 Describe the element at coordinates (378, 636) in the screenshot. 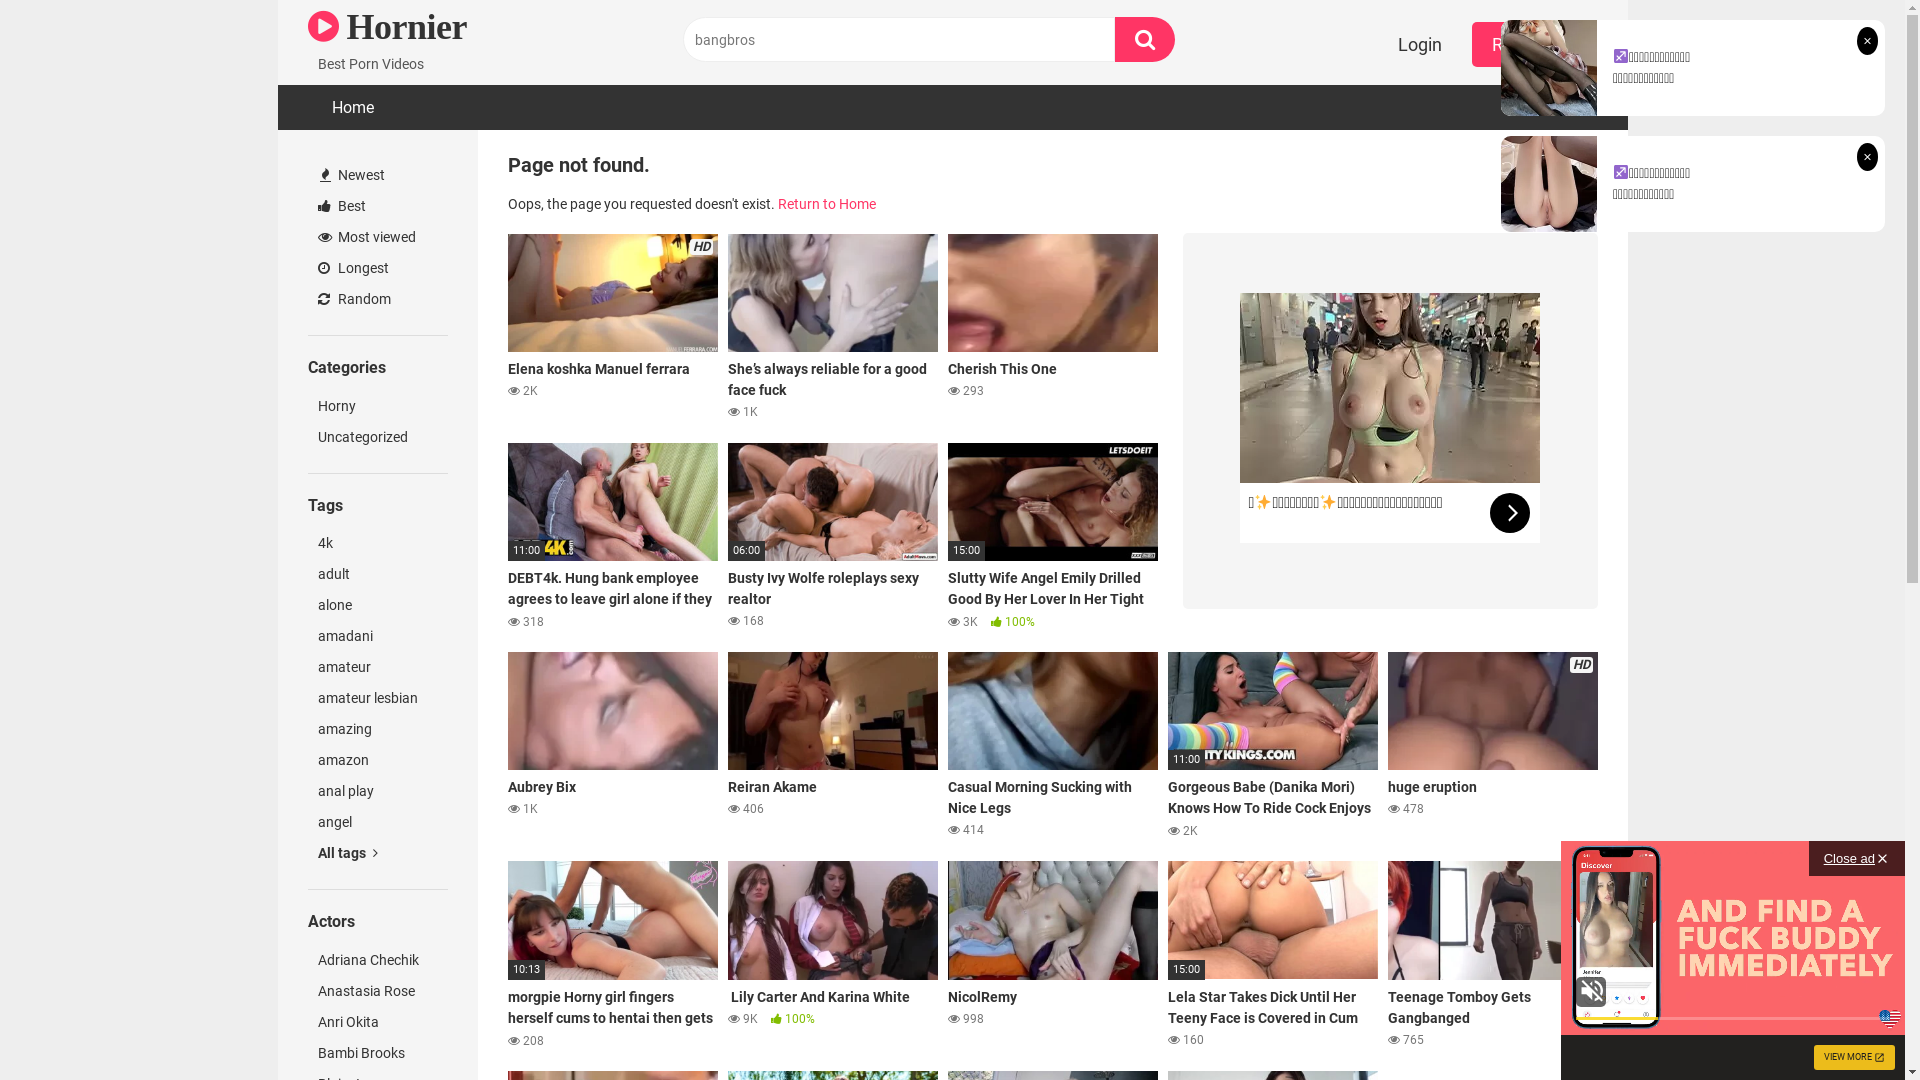

I see `'amadani'` at that location.